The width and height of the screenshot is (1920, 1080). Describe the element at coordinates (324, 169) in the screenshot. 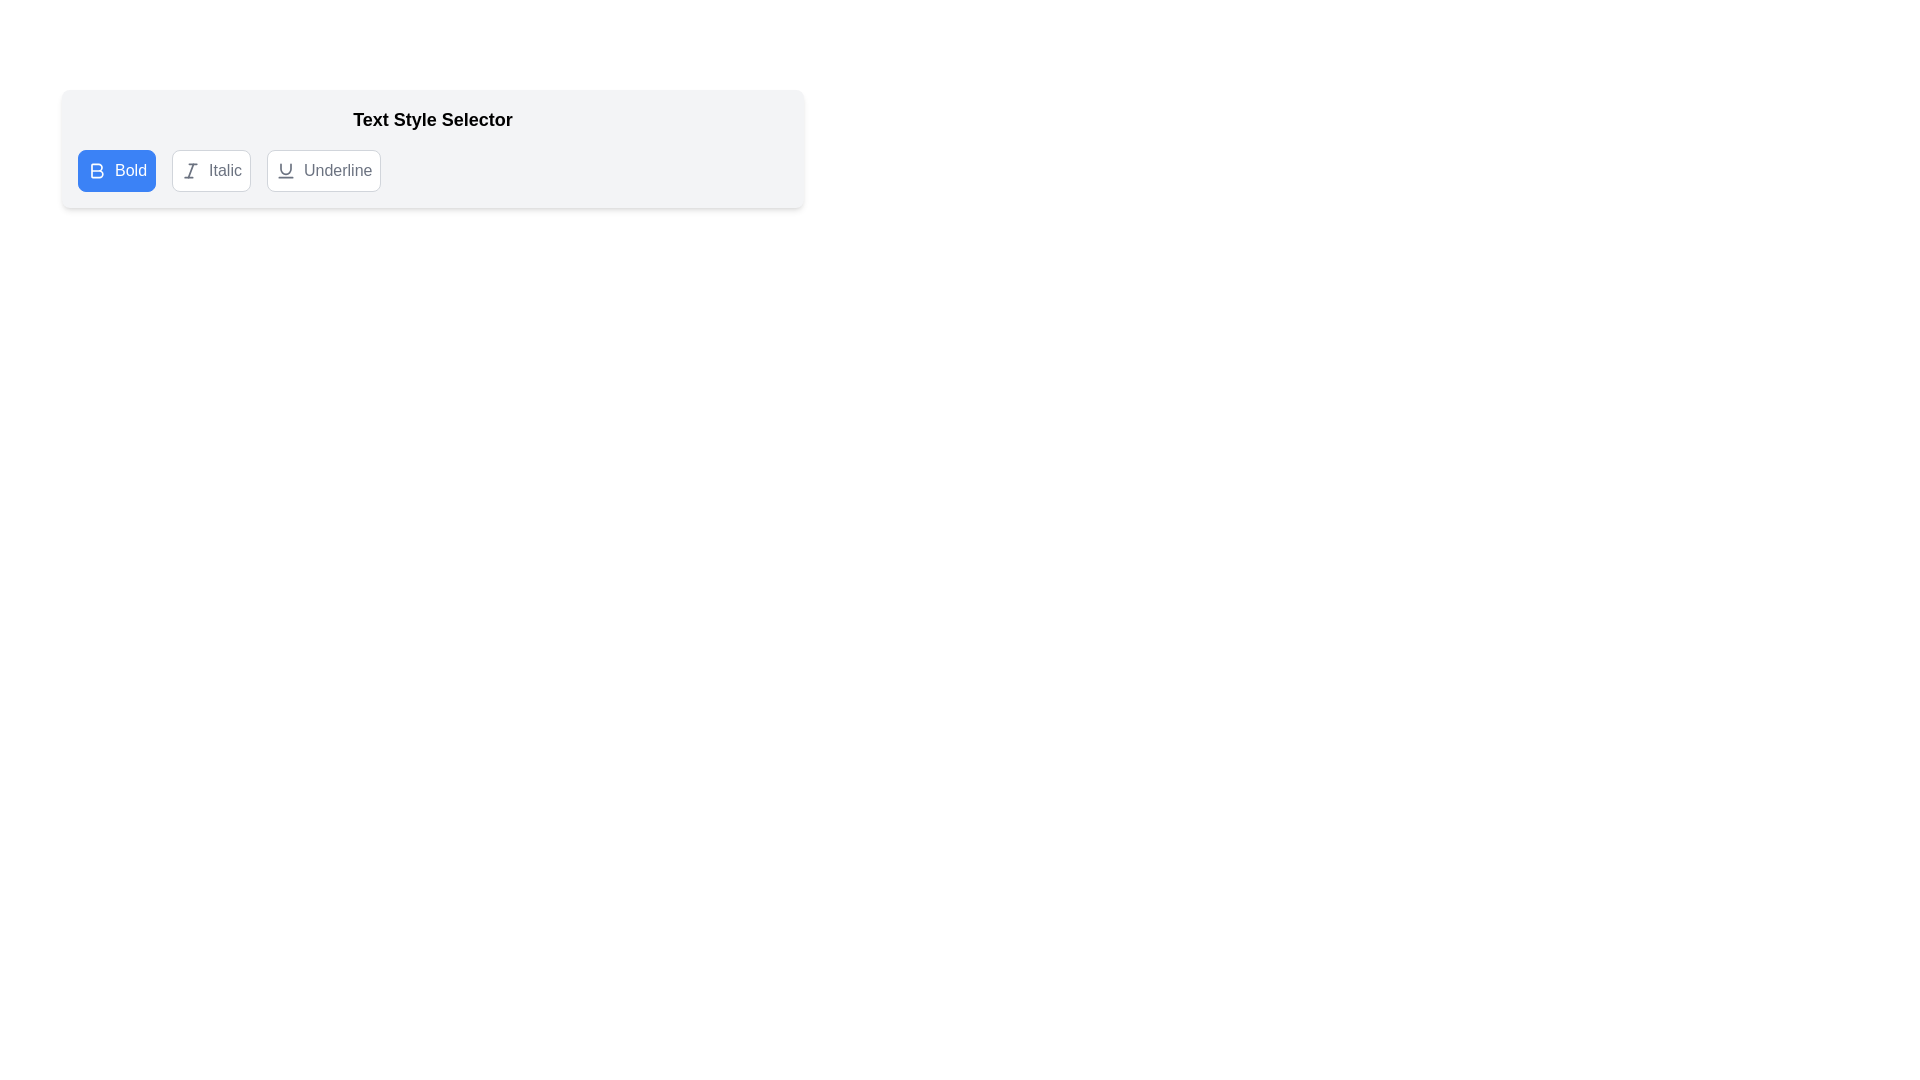

I see `the 'Underline' button, which is the third button from the left in the text-style selector group` at that location.